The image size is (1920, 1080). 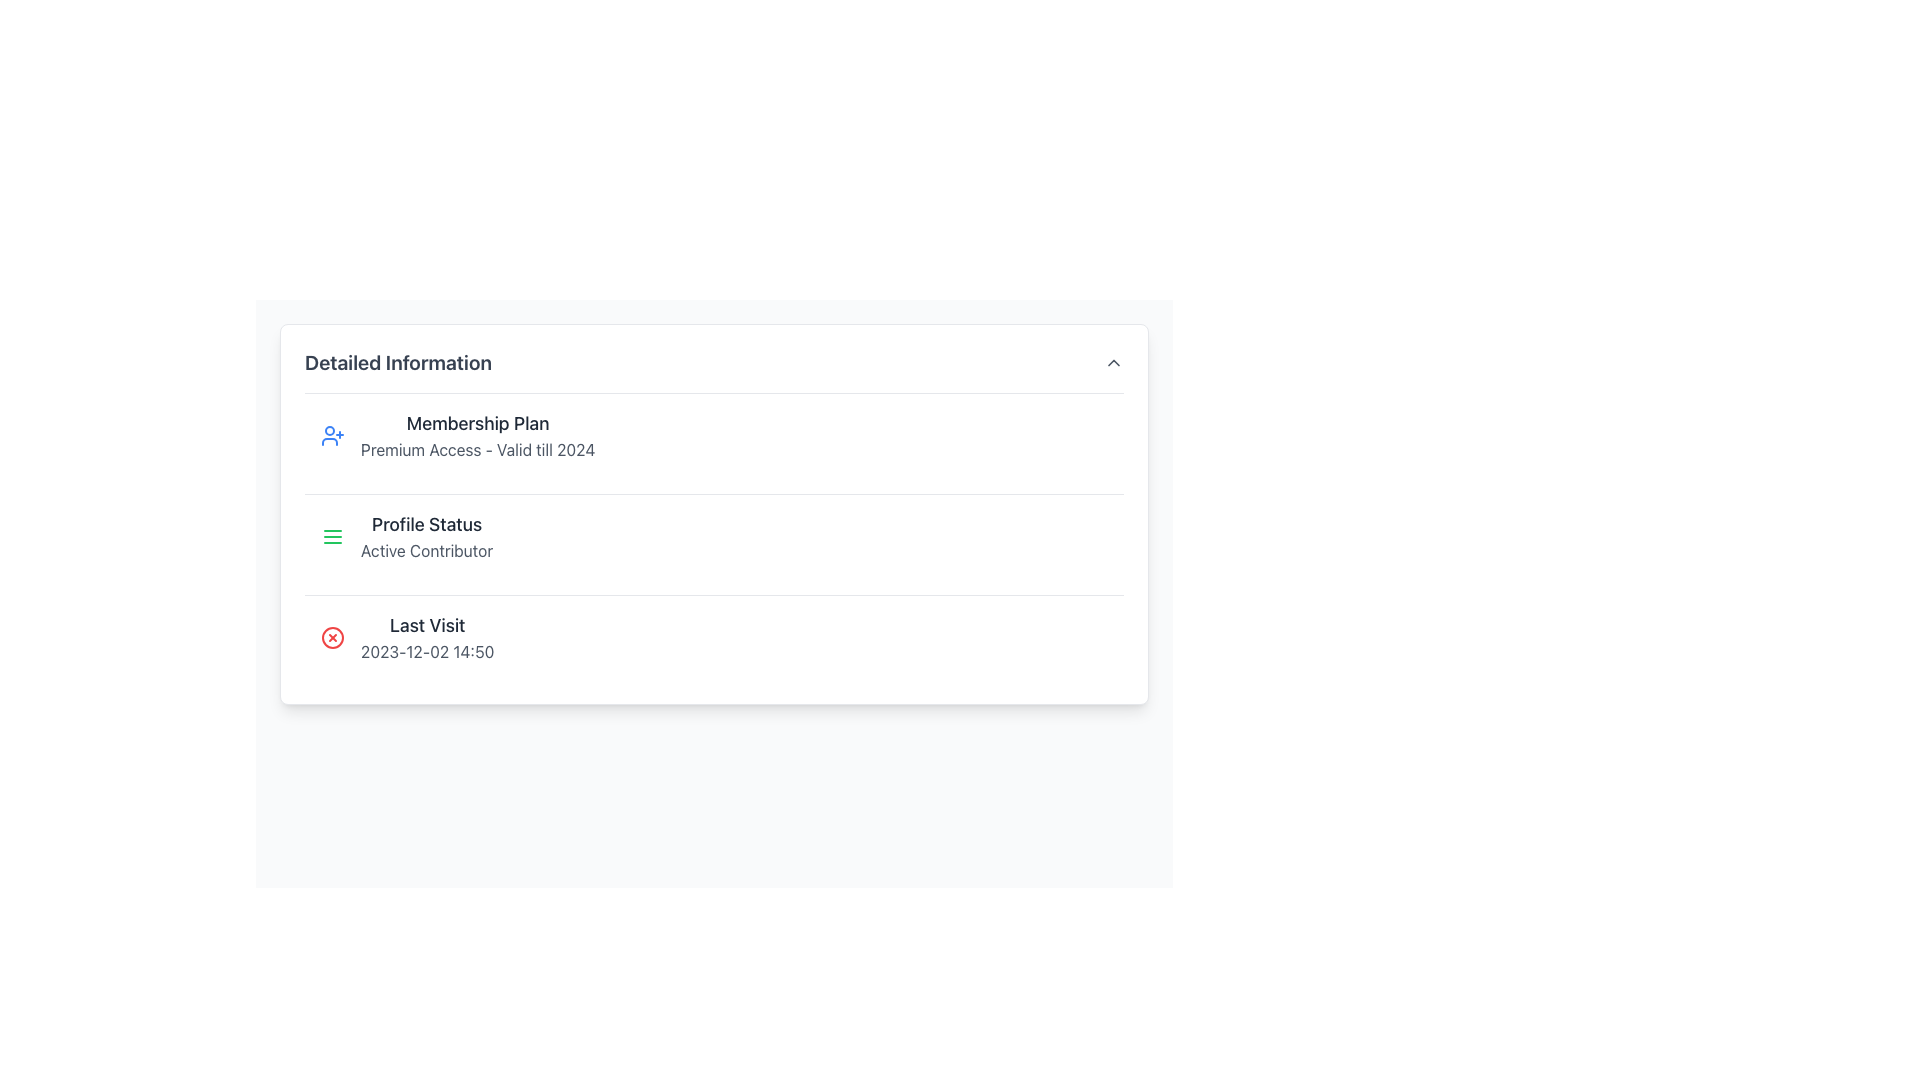 I want to click on information displayed in the text block titled 'Membership Plan' with the subtitle 'Premium Access - Valid till 2024', which is the first item in the dropdown-style information section, so click(x=477, y=434).